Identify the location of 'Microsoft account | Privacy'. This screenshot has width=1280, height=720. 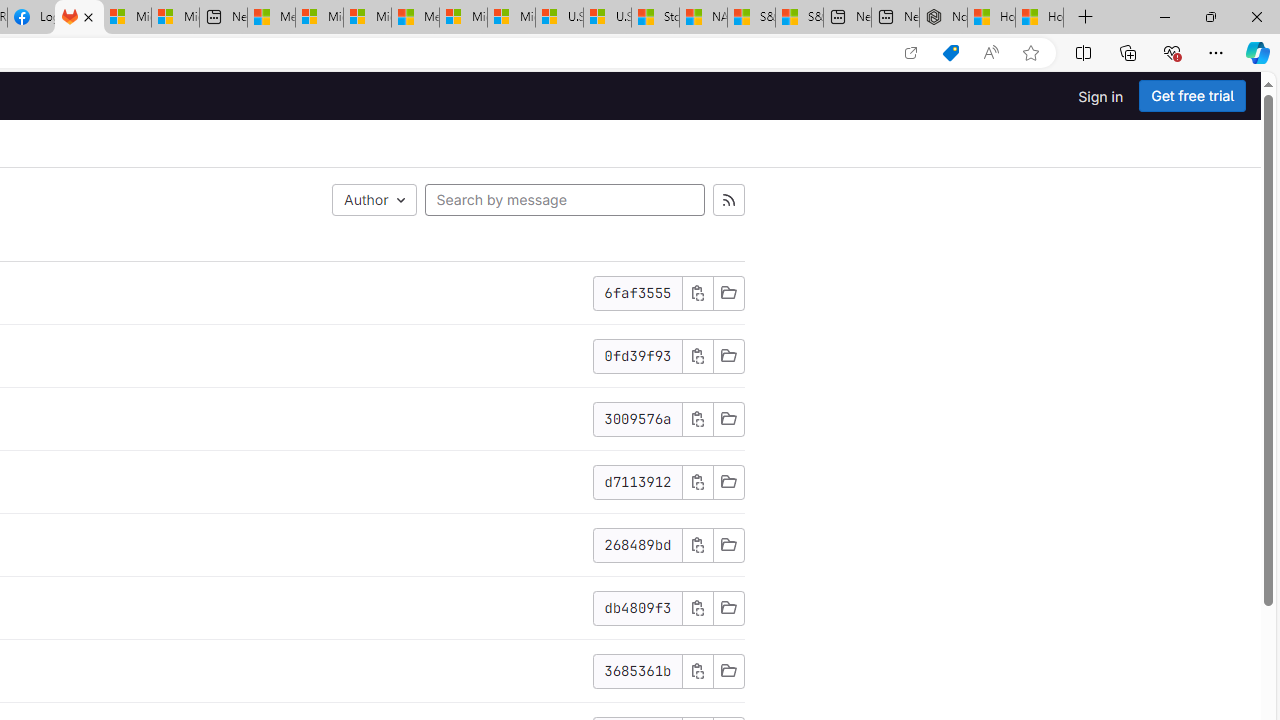
(318, 17).